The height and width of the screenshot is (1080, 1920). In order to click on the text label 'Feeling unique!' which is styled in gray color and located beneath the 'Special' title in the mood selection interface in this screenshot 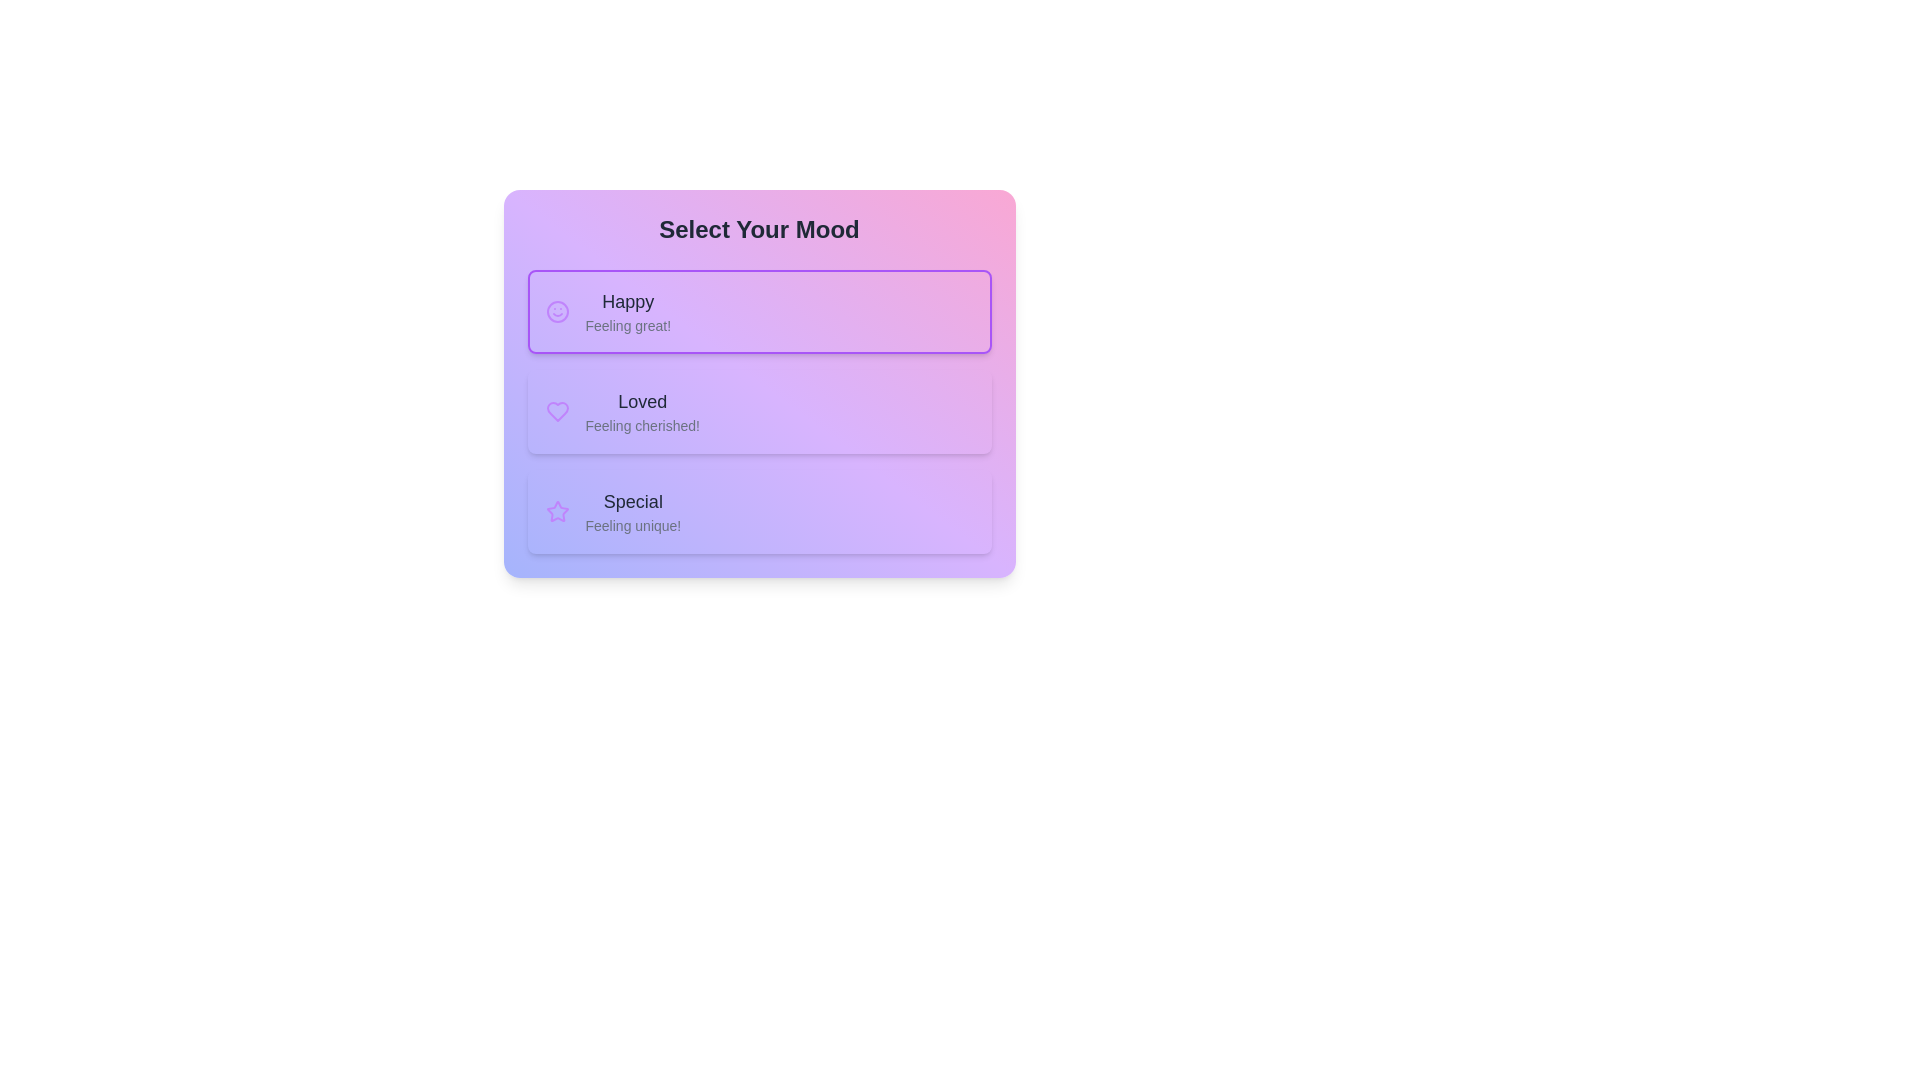, I will do `click(632, 524)`.